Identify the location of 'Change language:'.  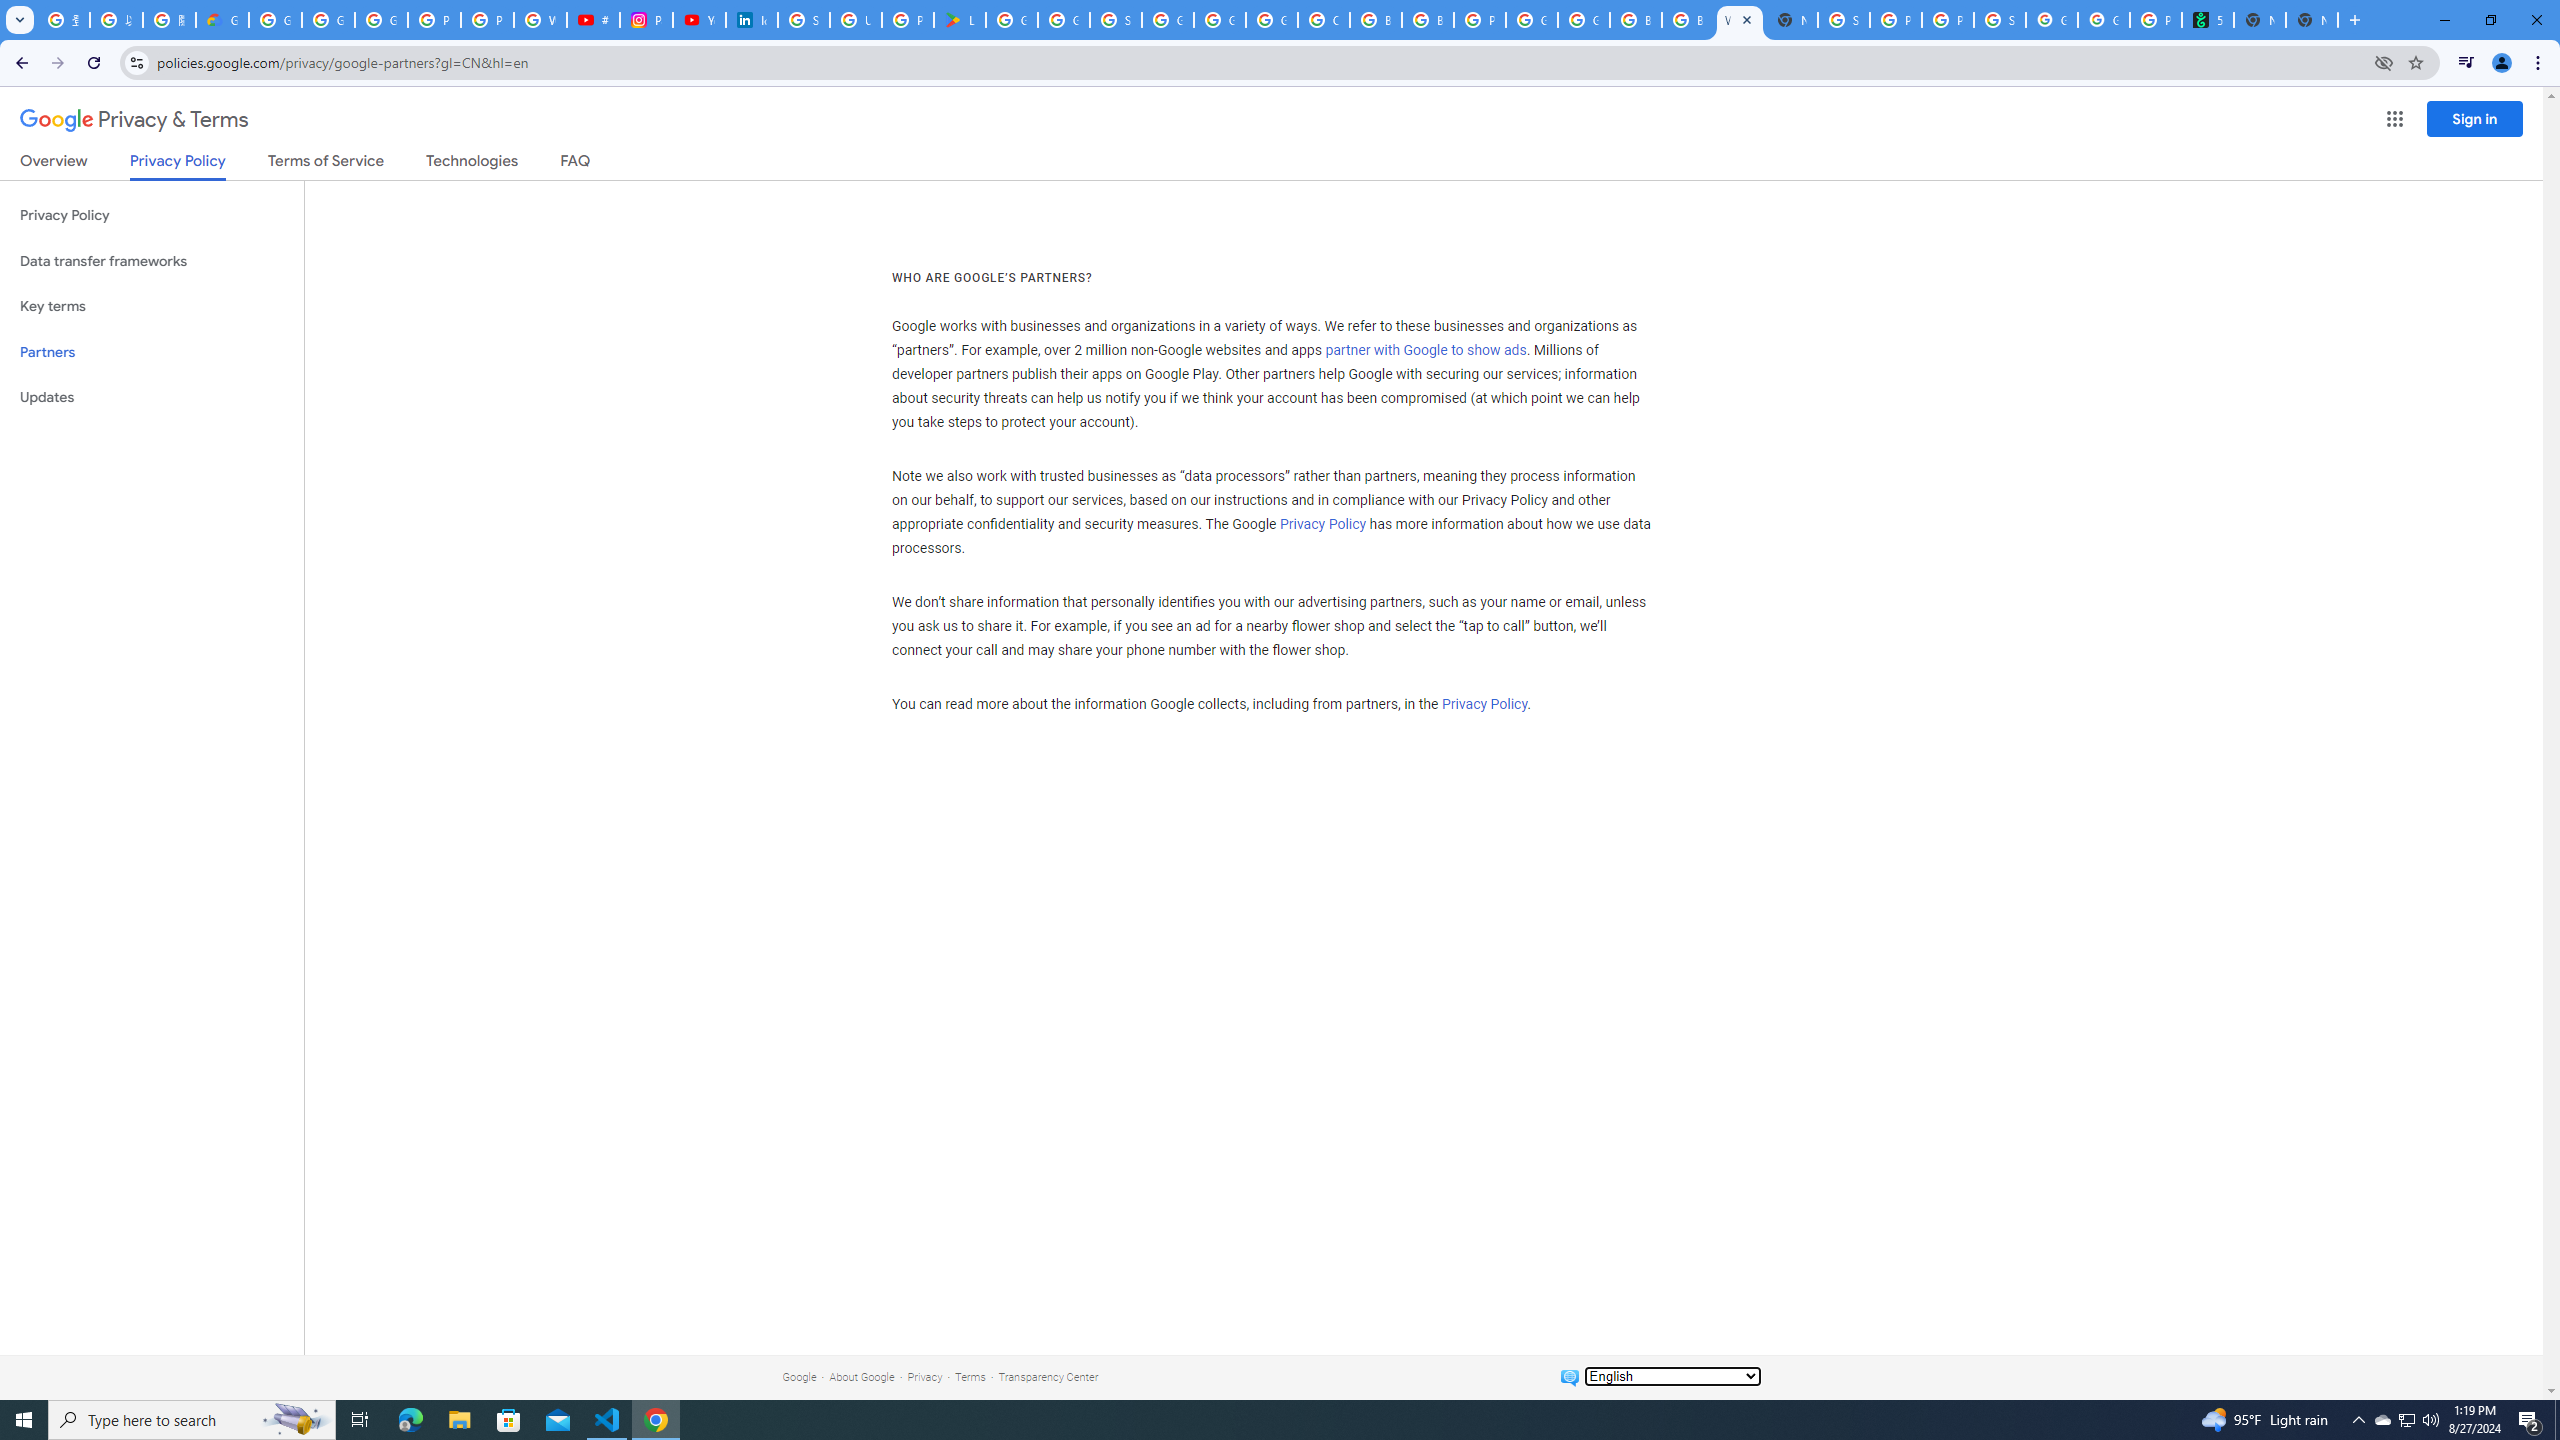
(1671, 1374).